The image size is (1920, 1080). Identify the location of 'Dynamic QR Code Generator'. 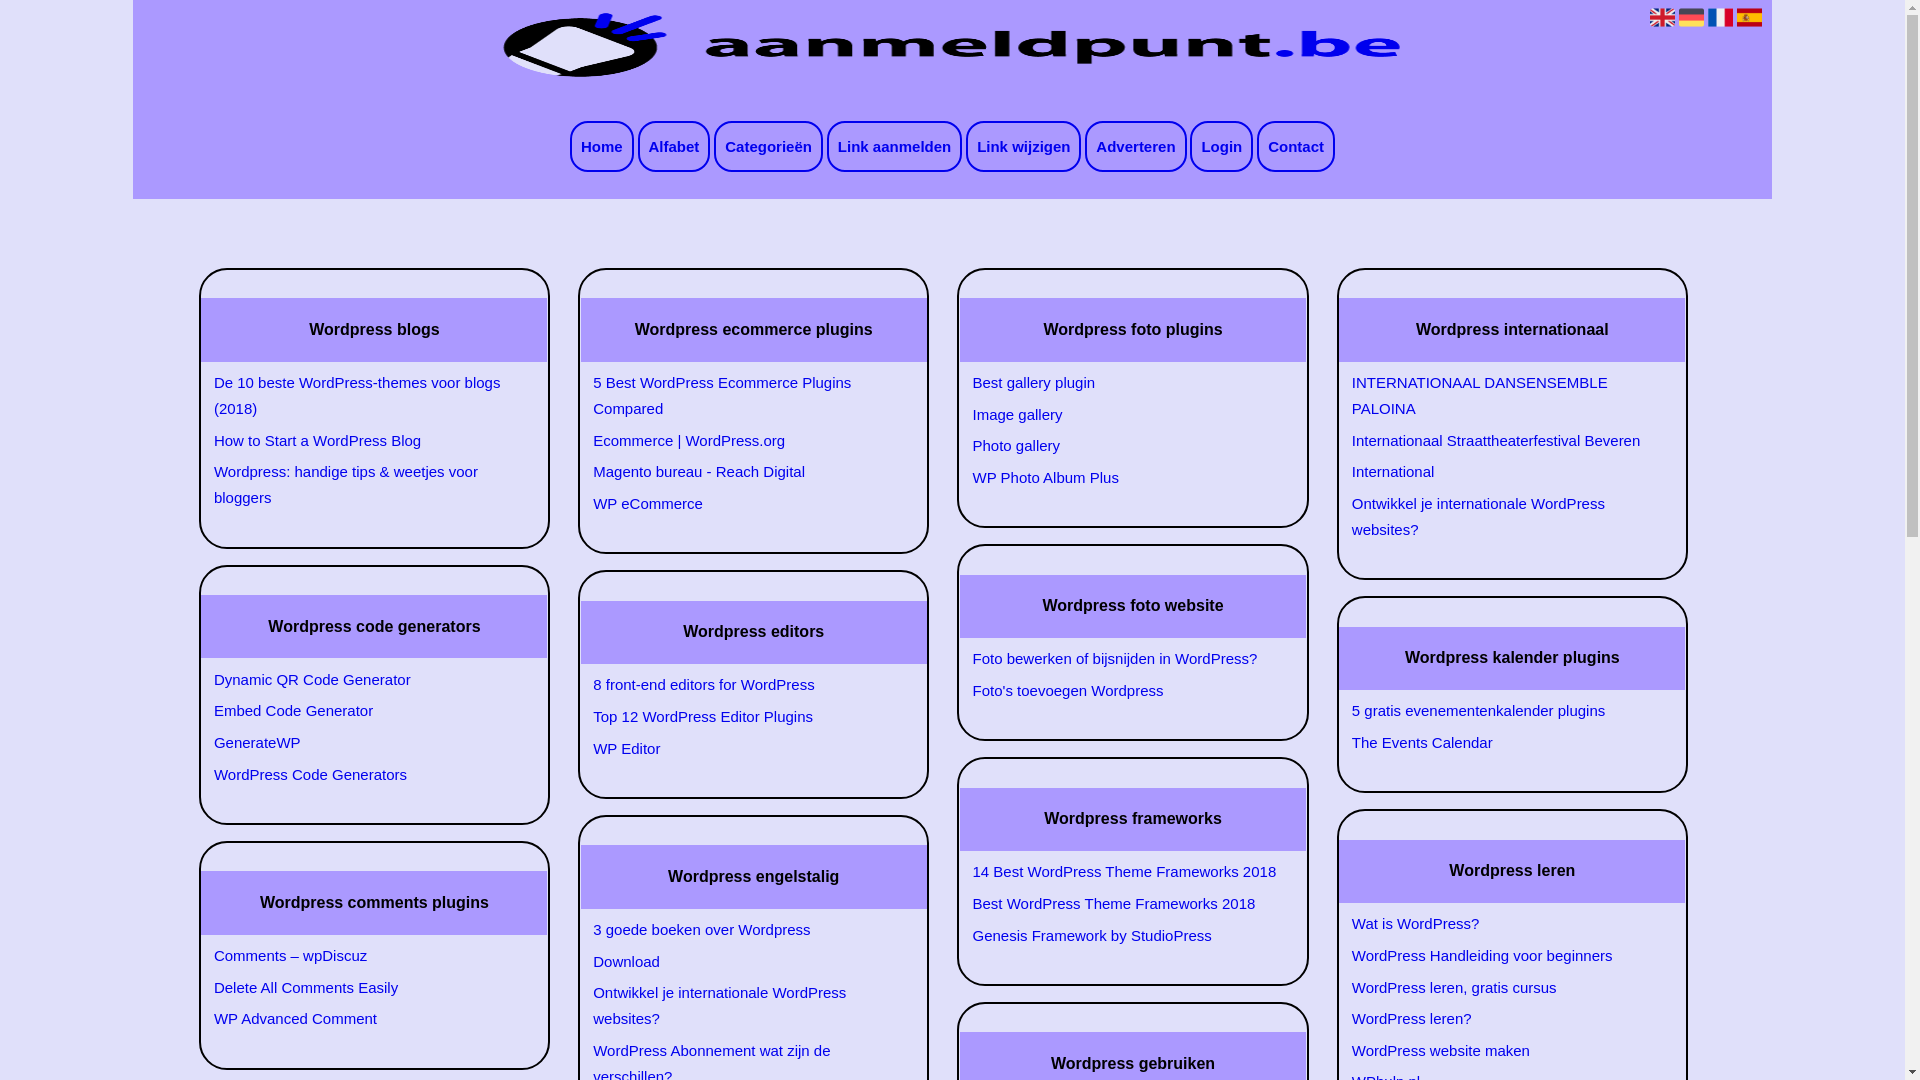
(363, 678).